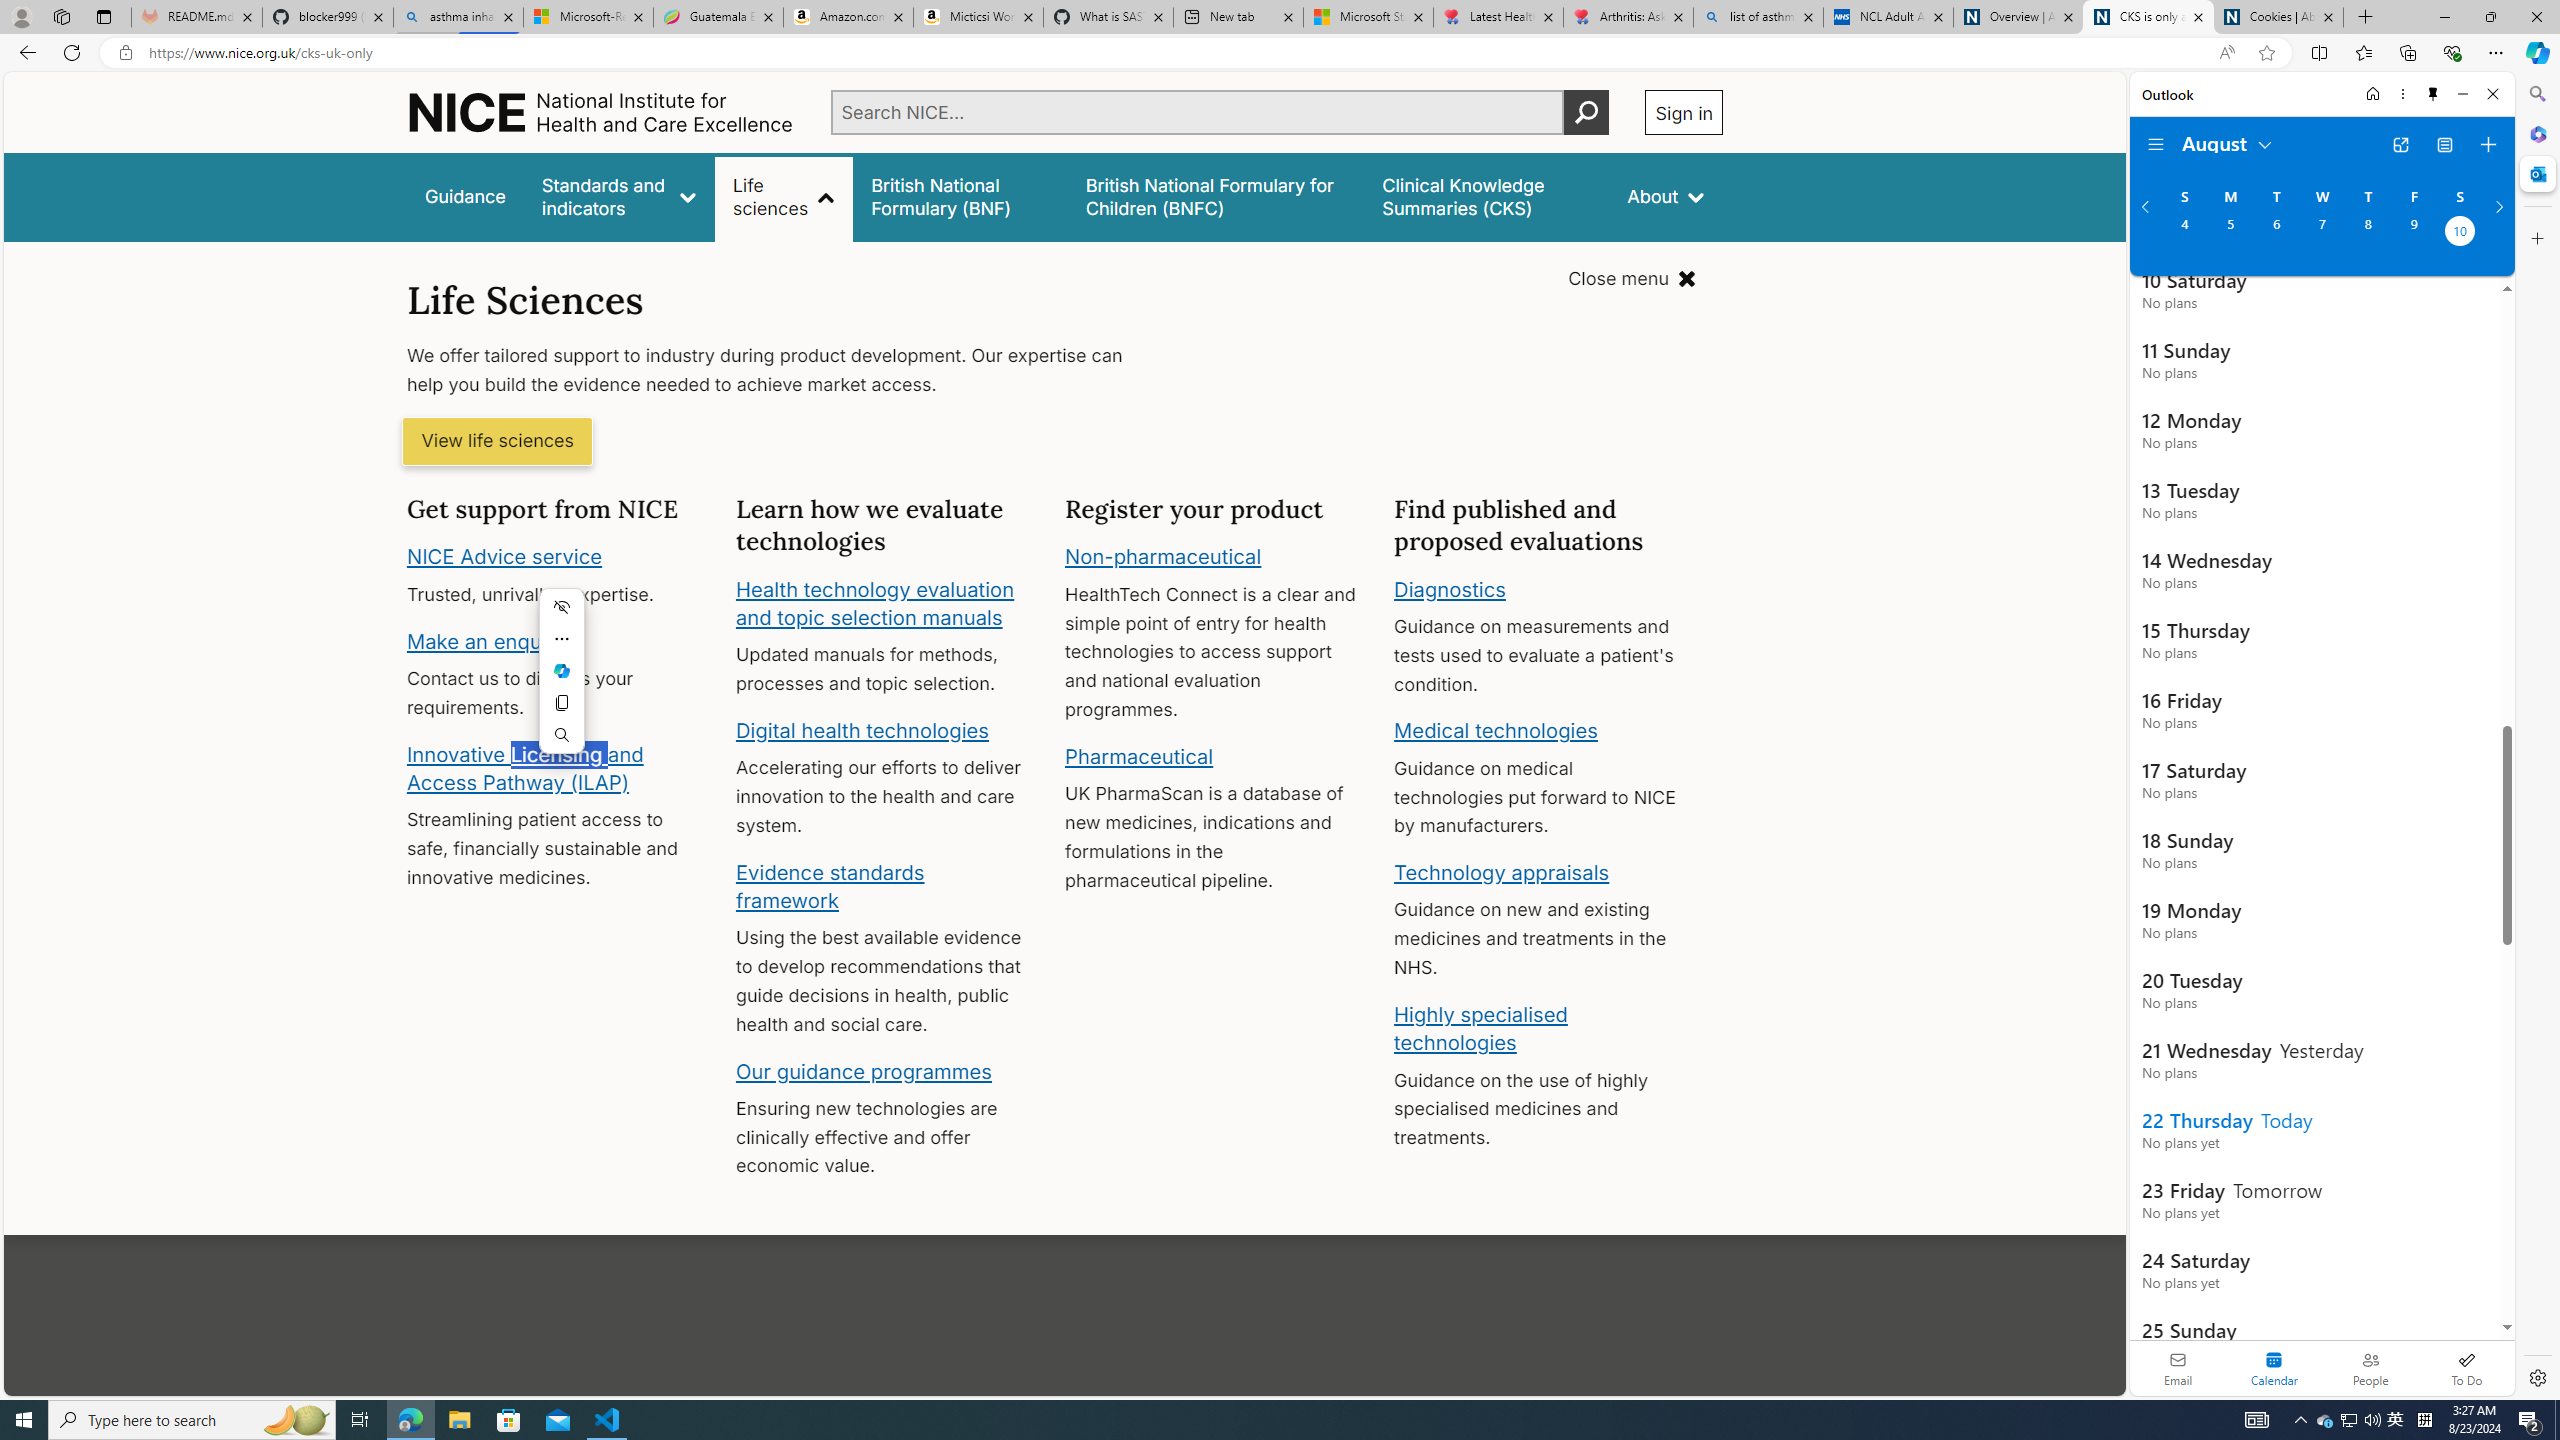 This screenshot has width=2560, height=1440. I want to click on 'Mini menu on text selection', so click(560, 670).